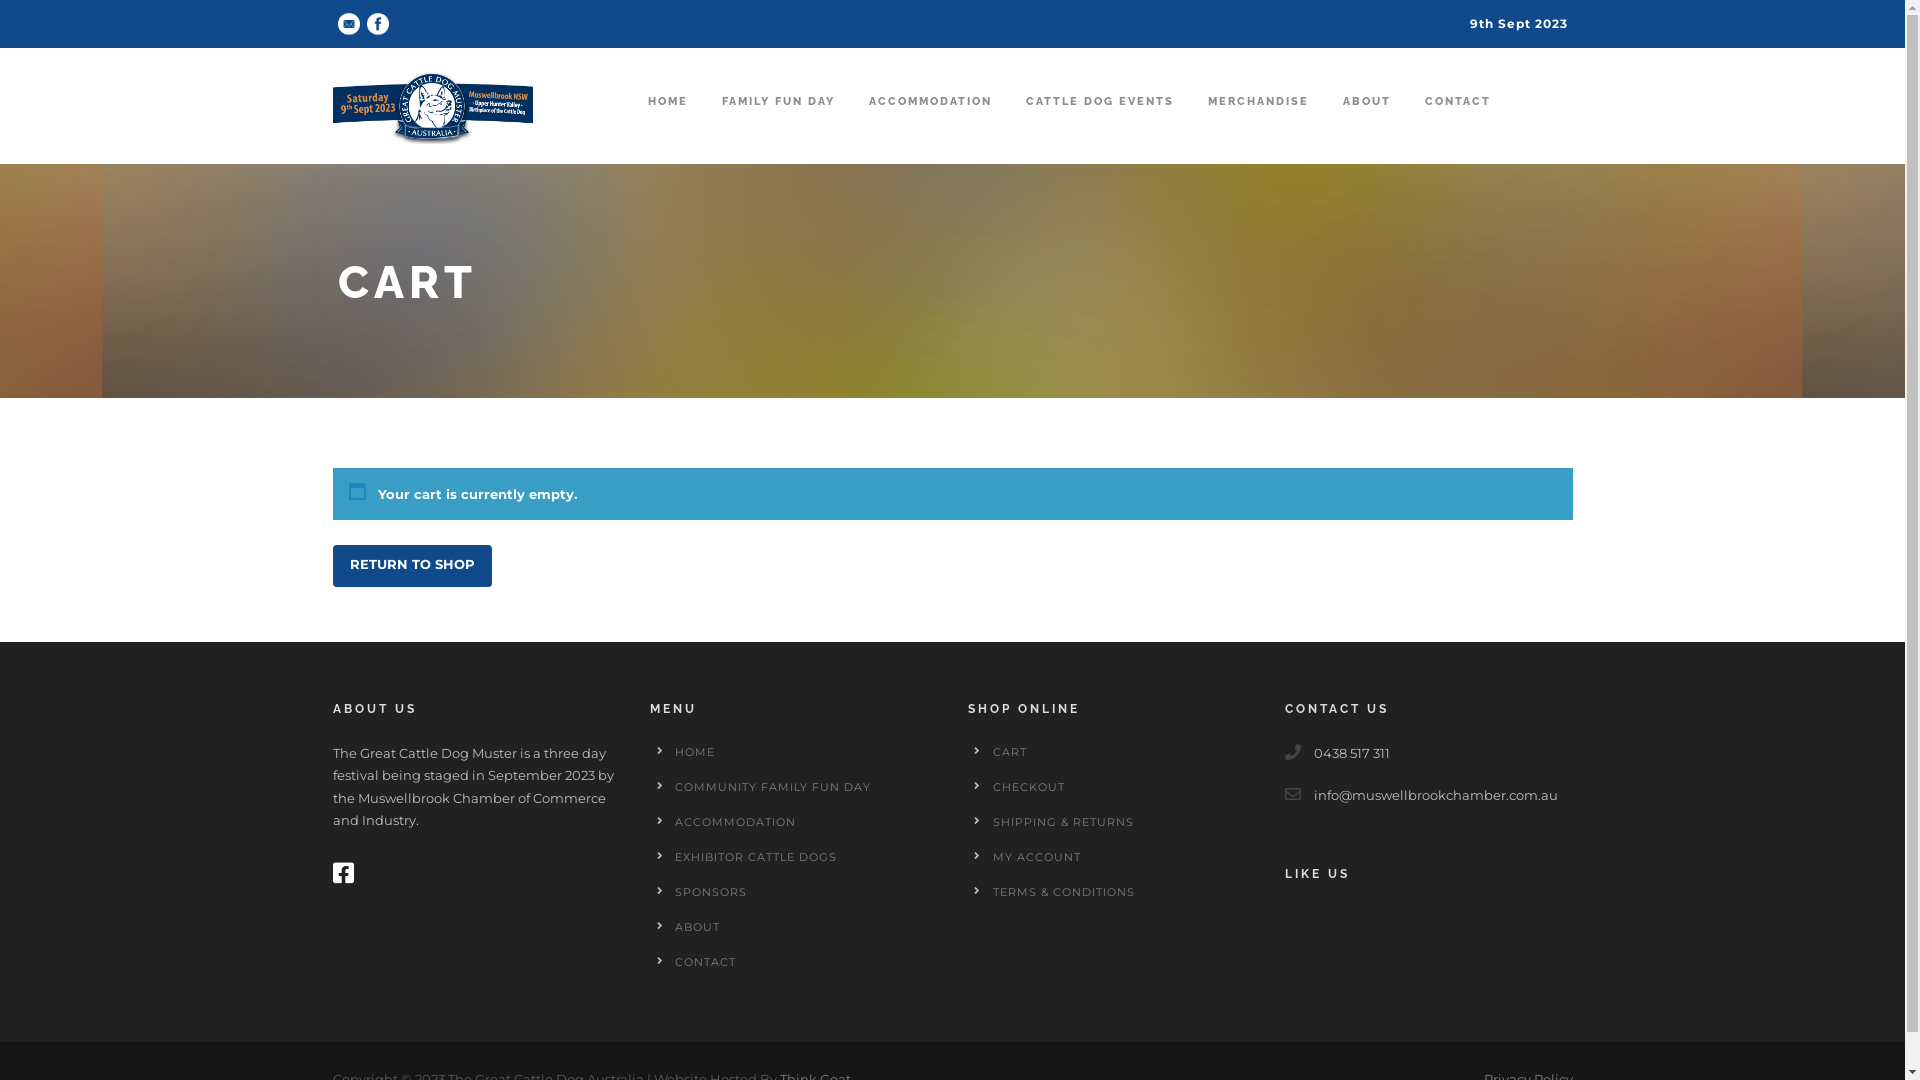  Describe the element at coordinates (667, 121) in the screenshot. I see `'HOME'` at that location.